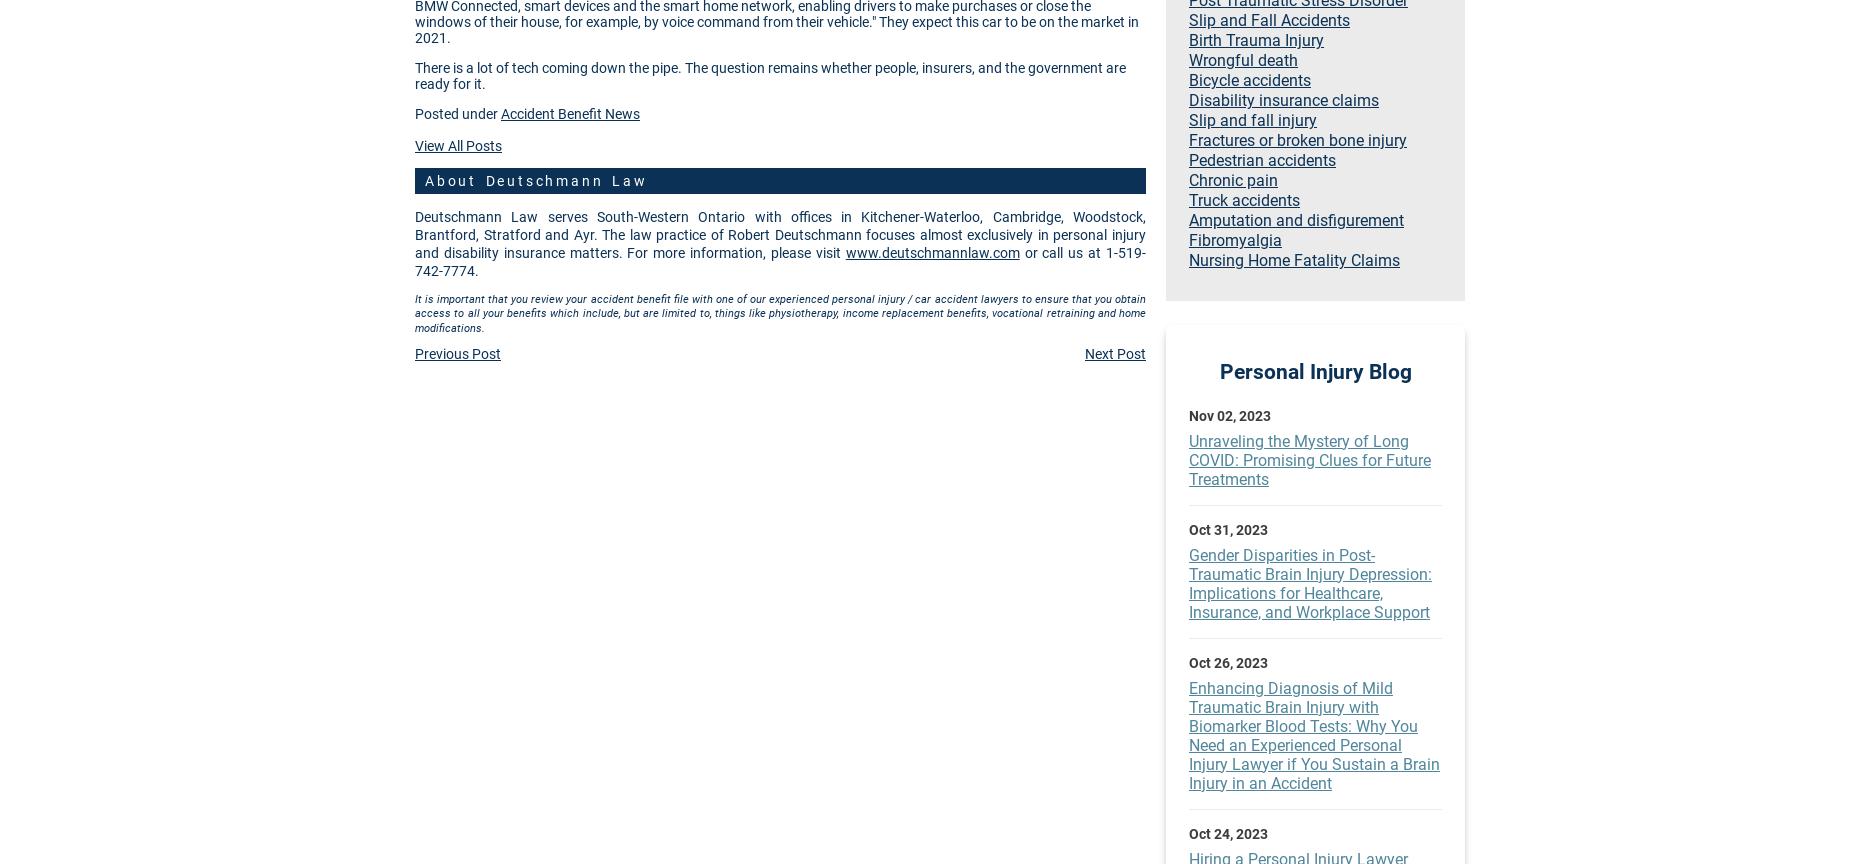  What do you see at coordinates (1232, 179) in the screenshot?
I see `'Chronic pain'` at bounding box center [1232, 179].